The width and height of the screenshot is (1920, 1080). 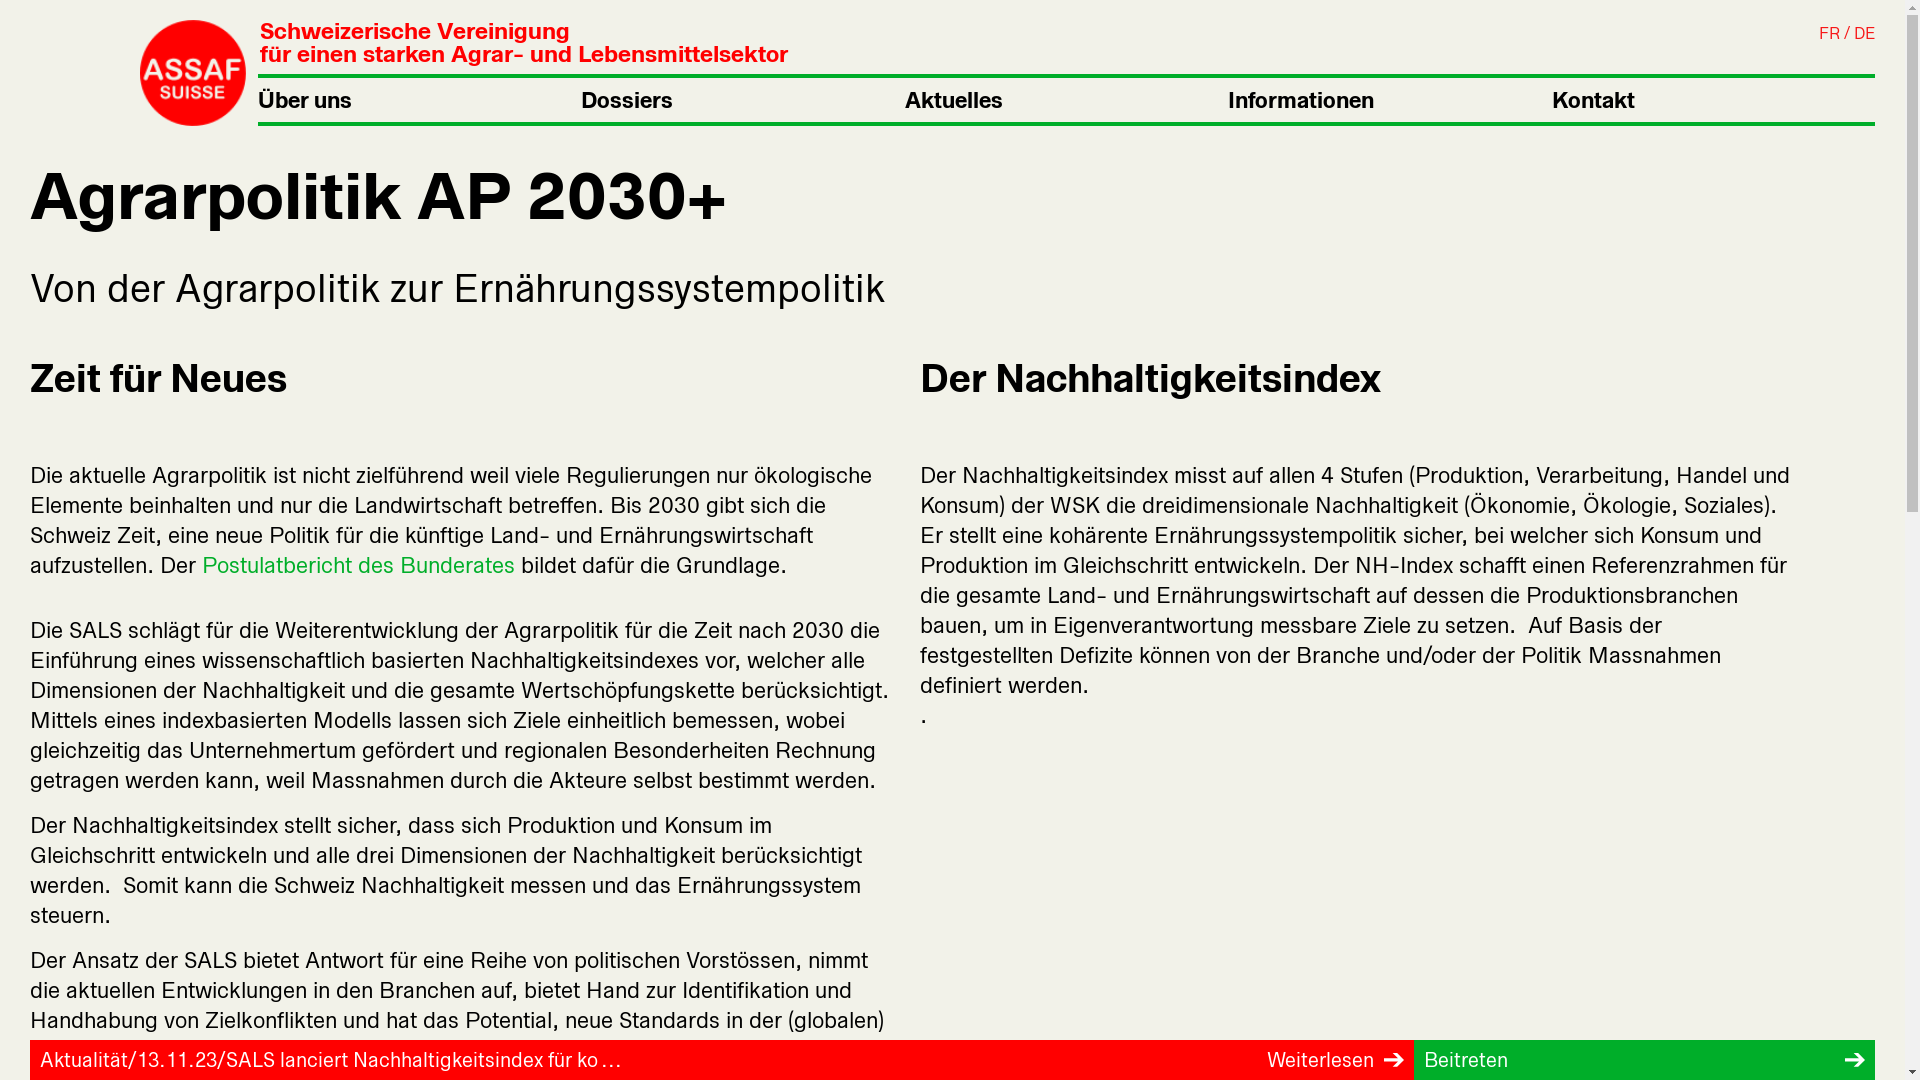 What do you see at coordinates (904, 100) in the screenshot?
I see `'Aktuelles'` at bounding box center [904, 100].